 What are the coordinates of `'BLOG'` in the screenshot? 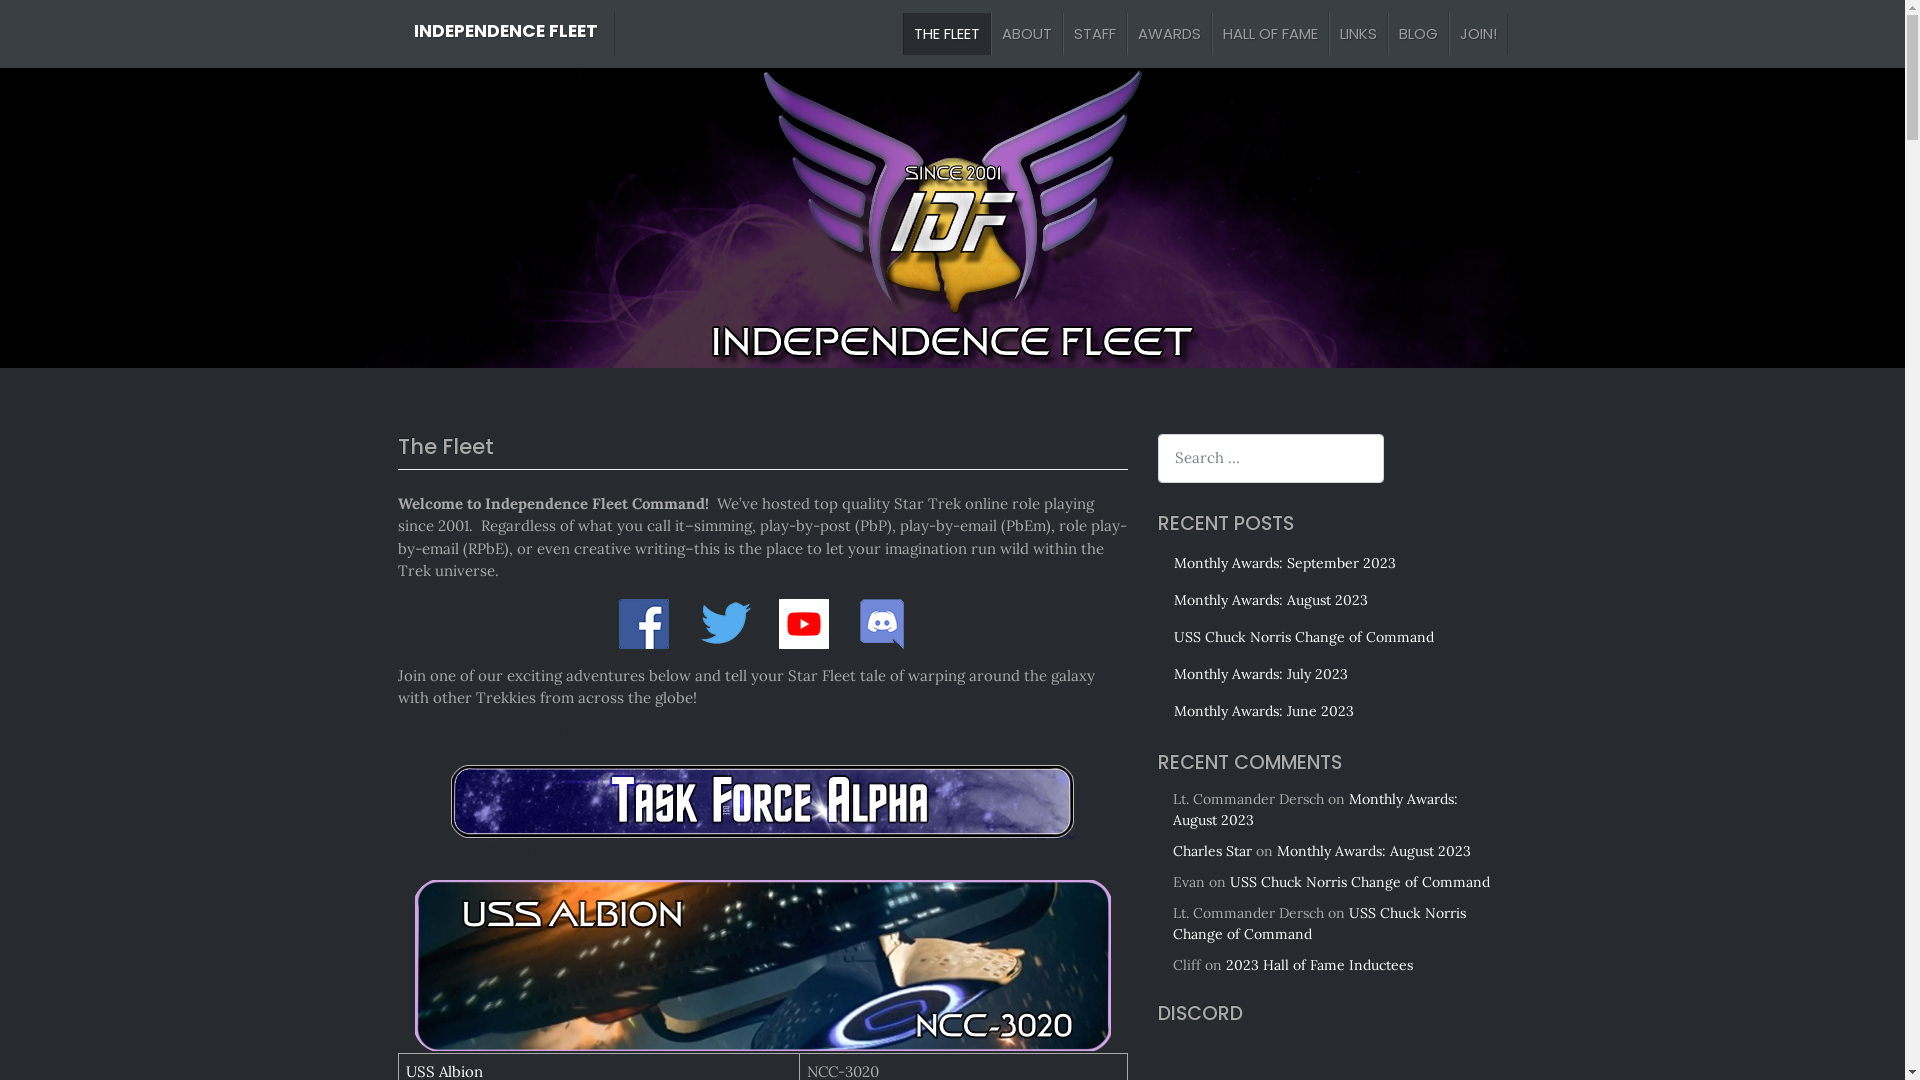 It's located at (1417, 34).